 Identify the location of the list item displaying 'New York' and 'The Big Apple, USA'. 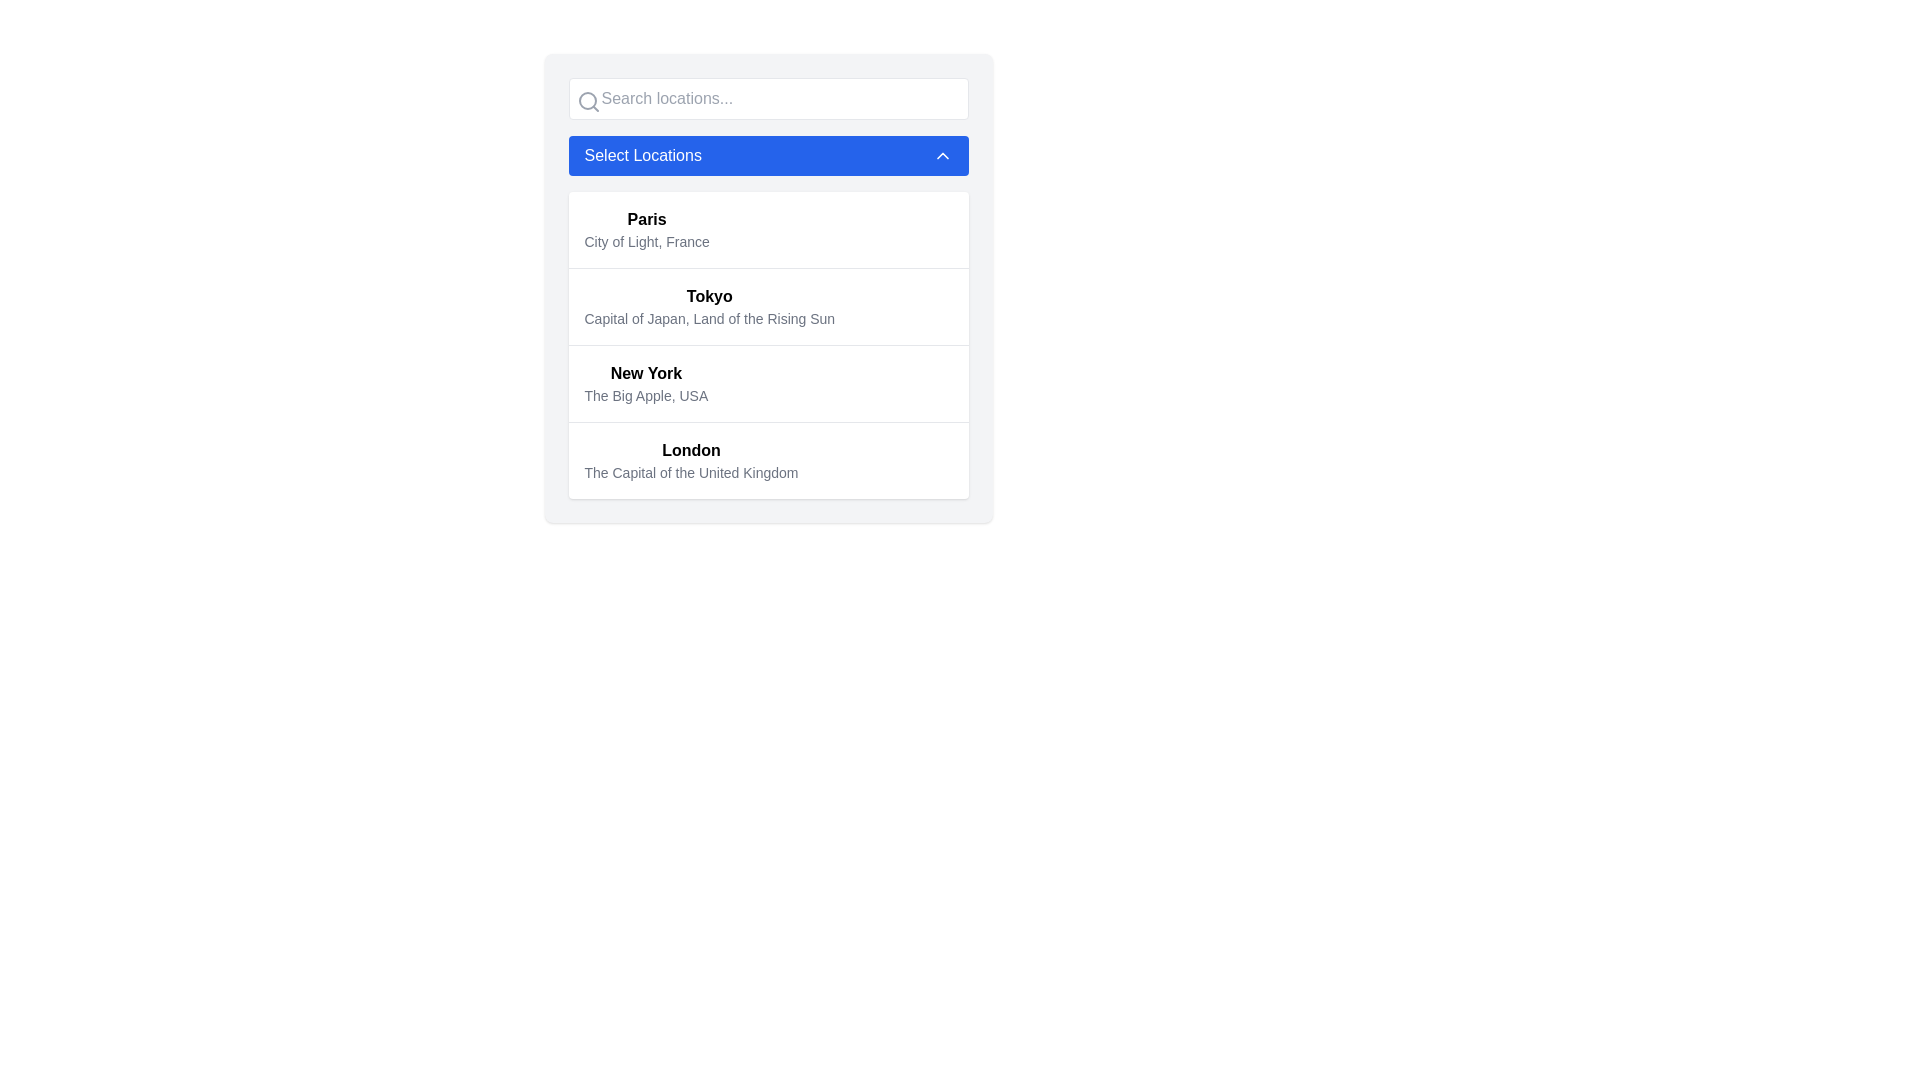
(646, 384).